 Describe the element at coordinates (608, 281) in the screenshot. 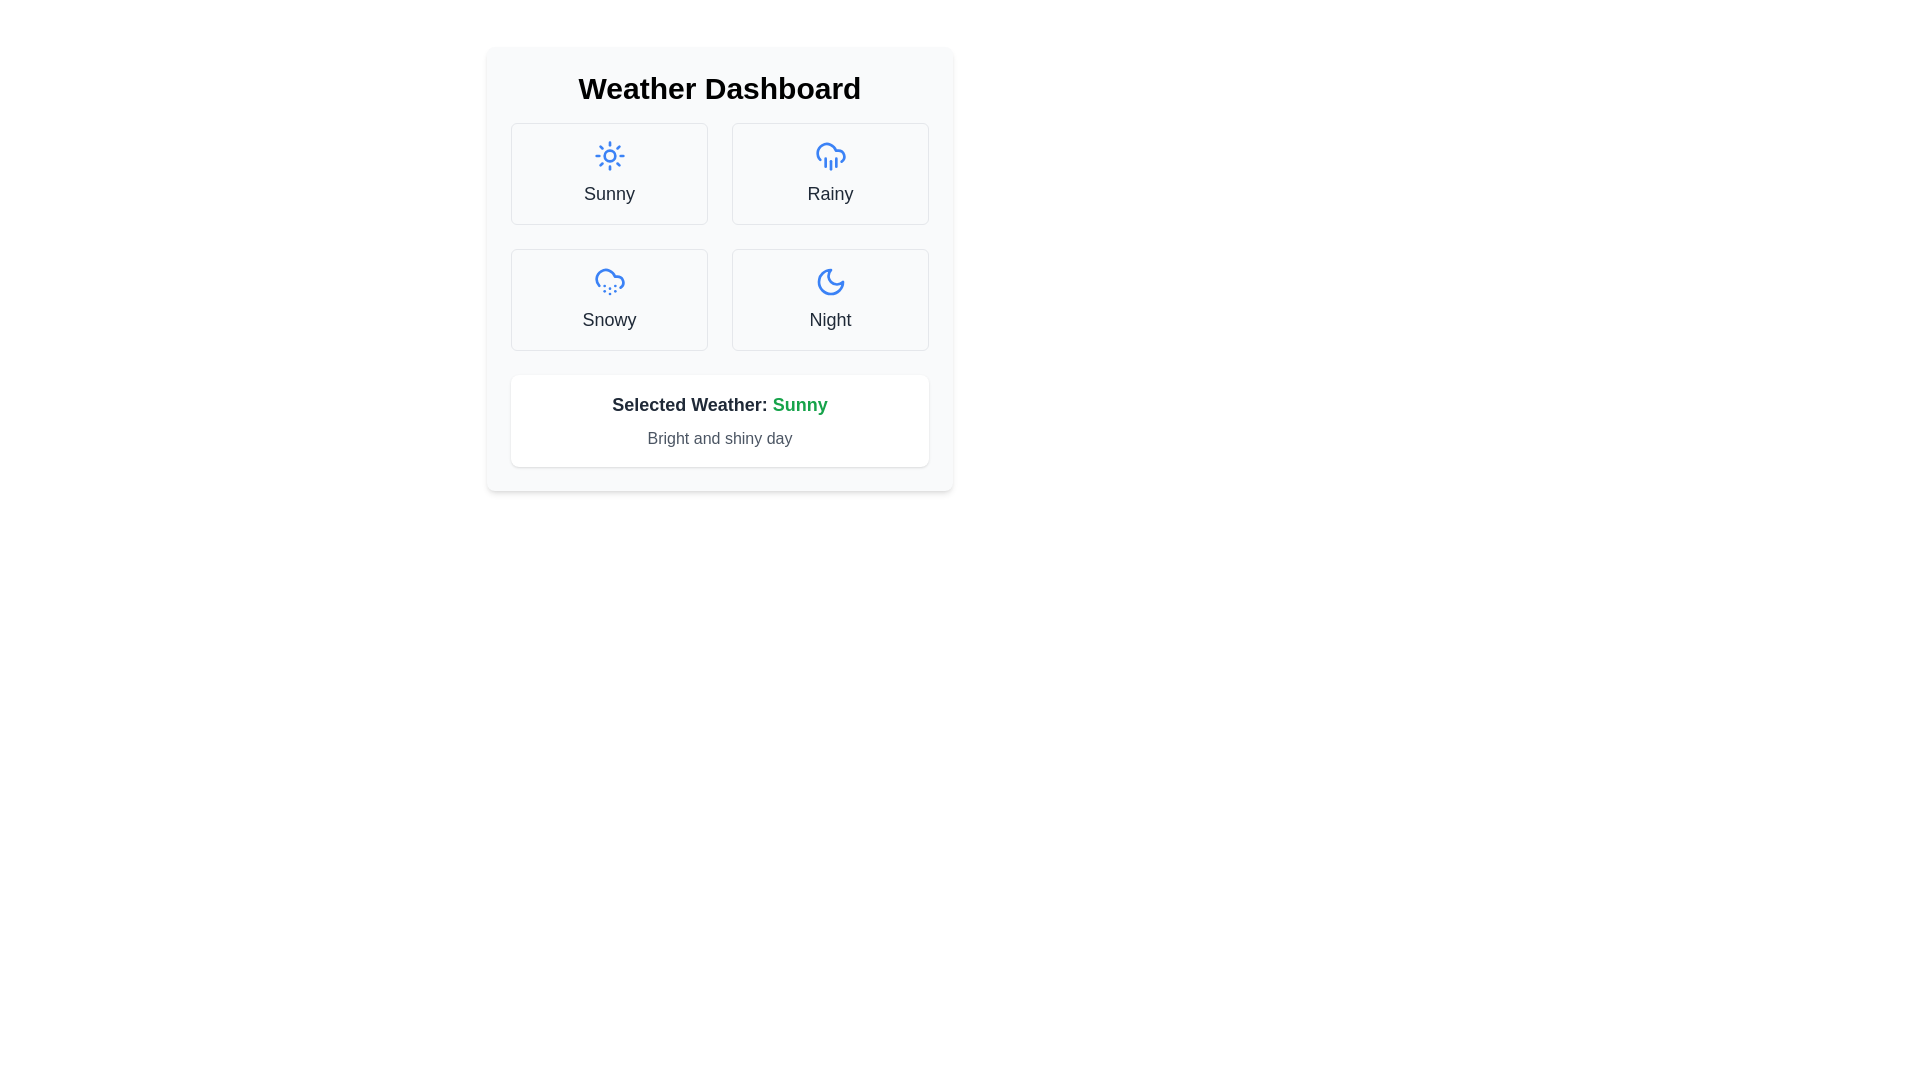

I see `the cloud-shaped icon filled with blue and white shades, which represents the 'Snowy' weather option in the weather dashboard interface` at that location.